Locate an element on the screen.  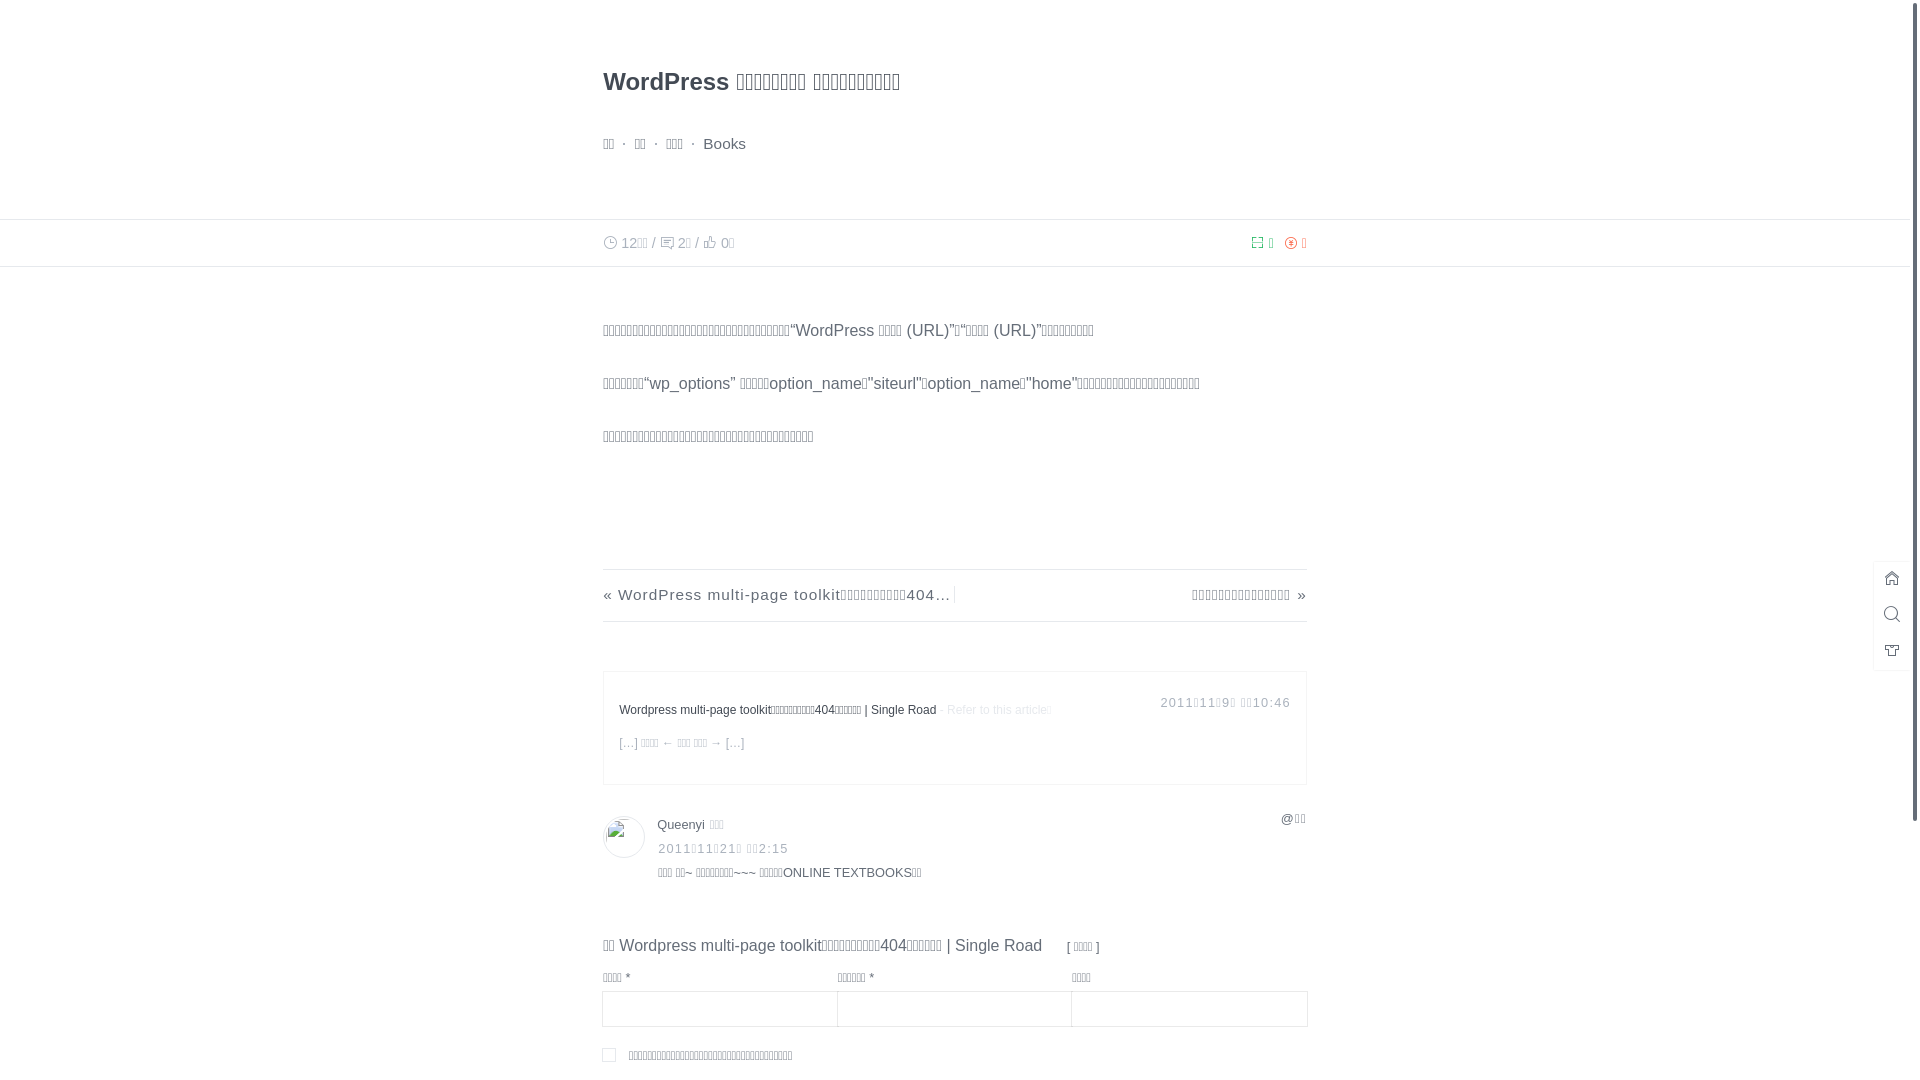
'Books' is located at coordinates (723, 142).